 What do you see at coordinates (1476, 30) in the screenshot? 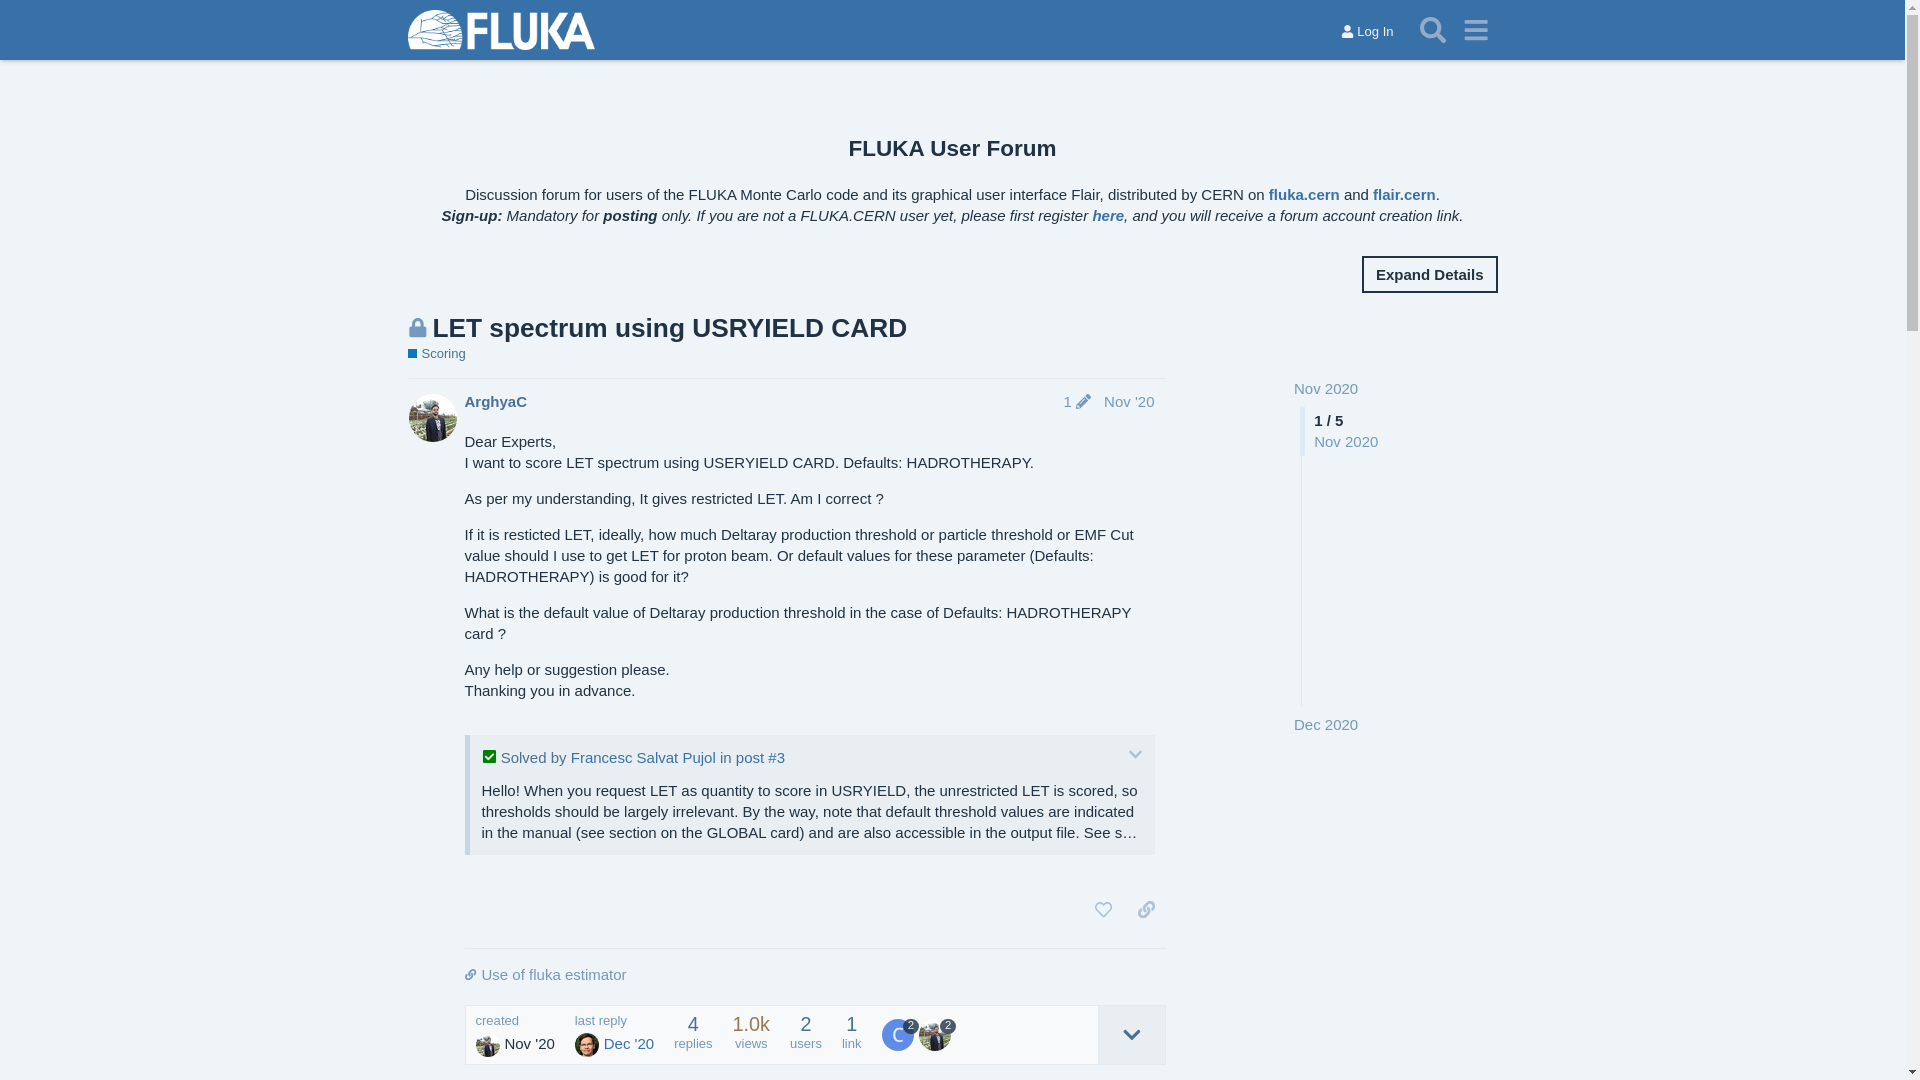
I see `'menu'` at bounding box center [1476, 30].